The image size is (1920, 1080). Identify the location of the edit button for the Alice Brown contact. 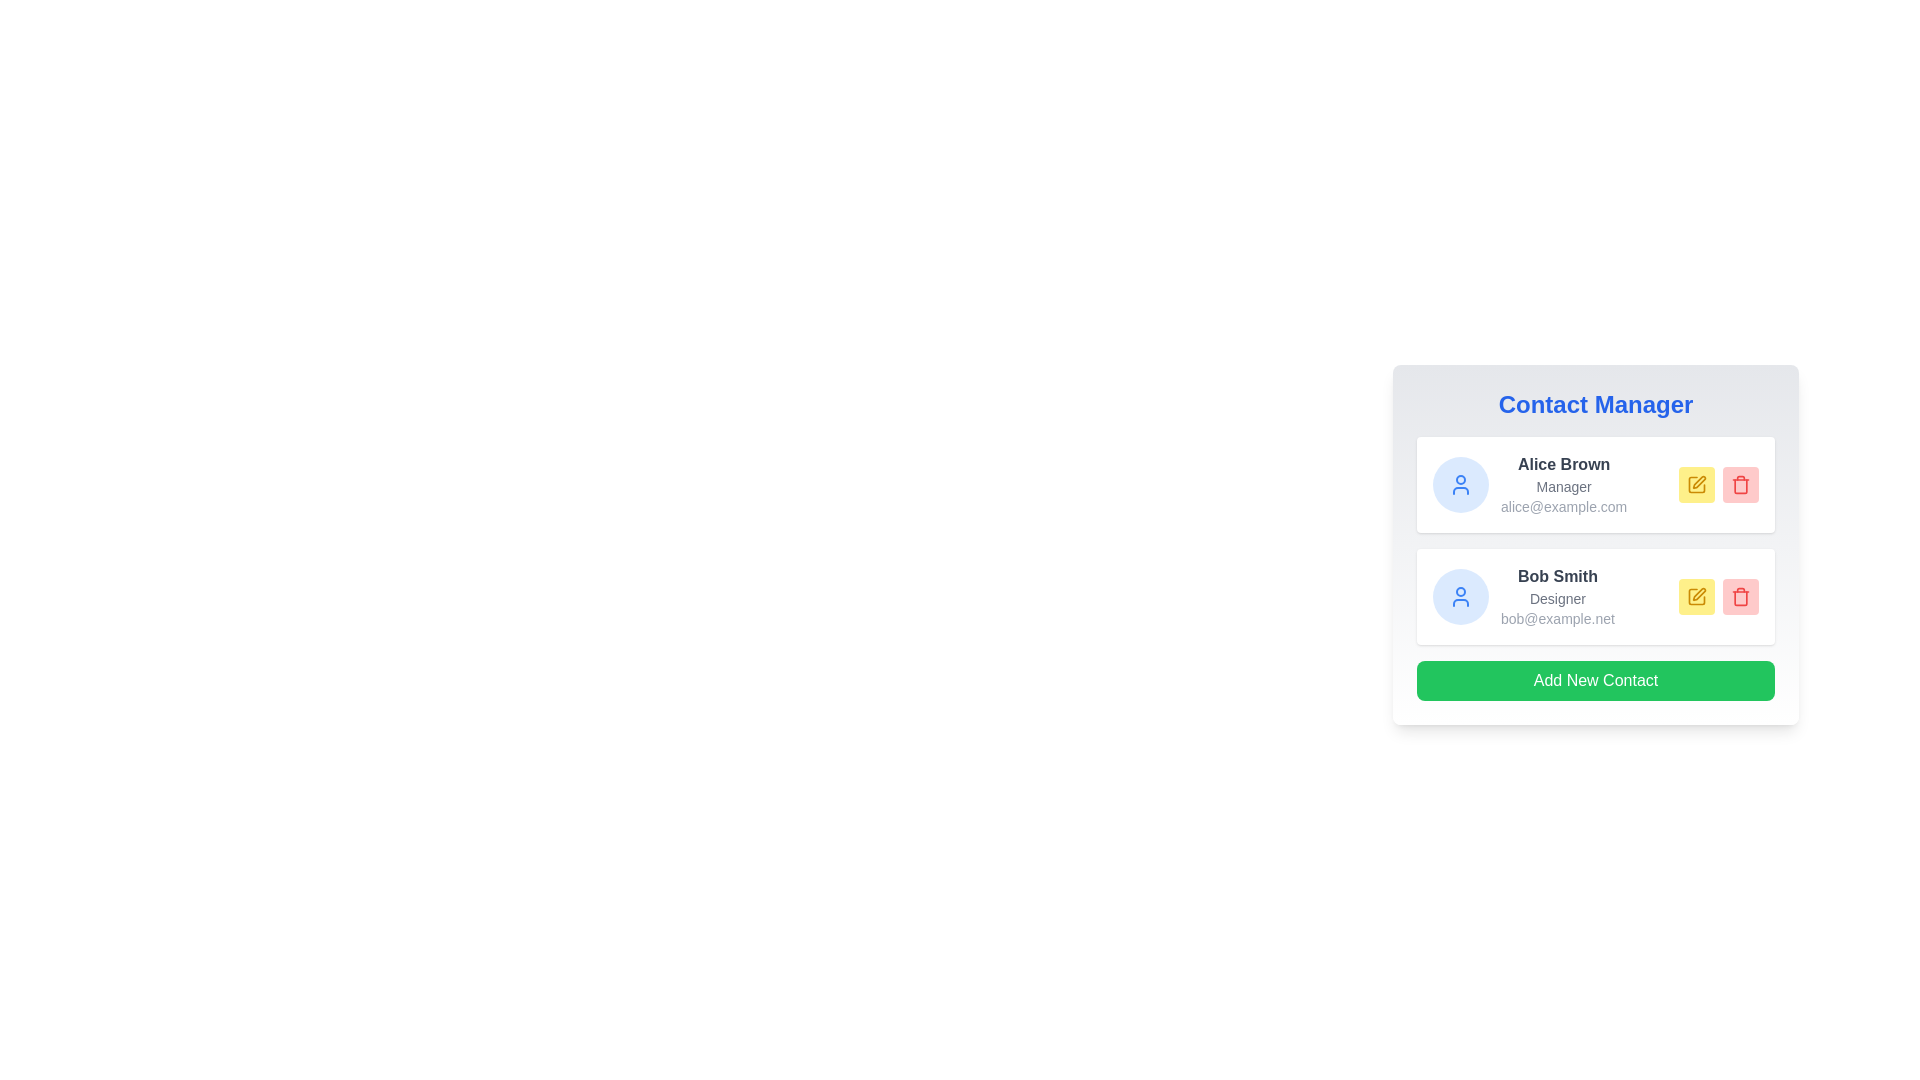
(1696, 485).